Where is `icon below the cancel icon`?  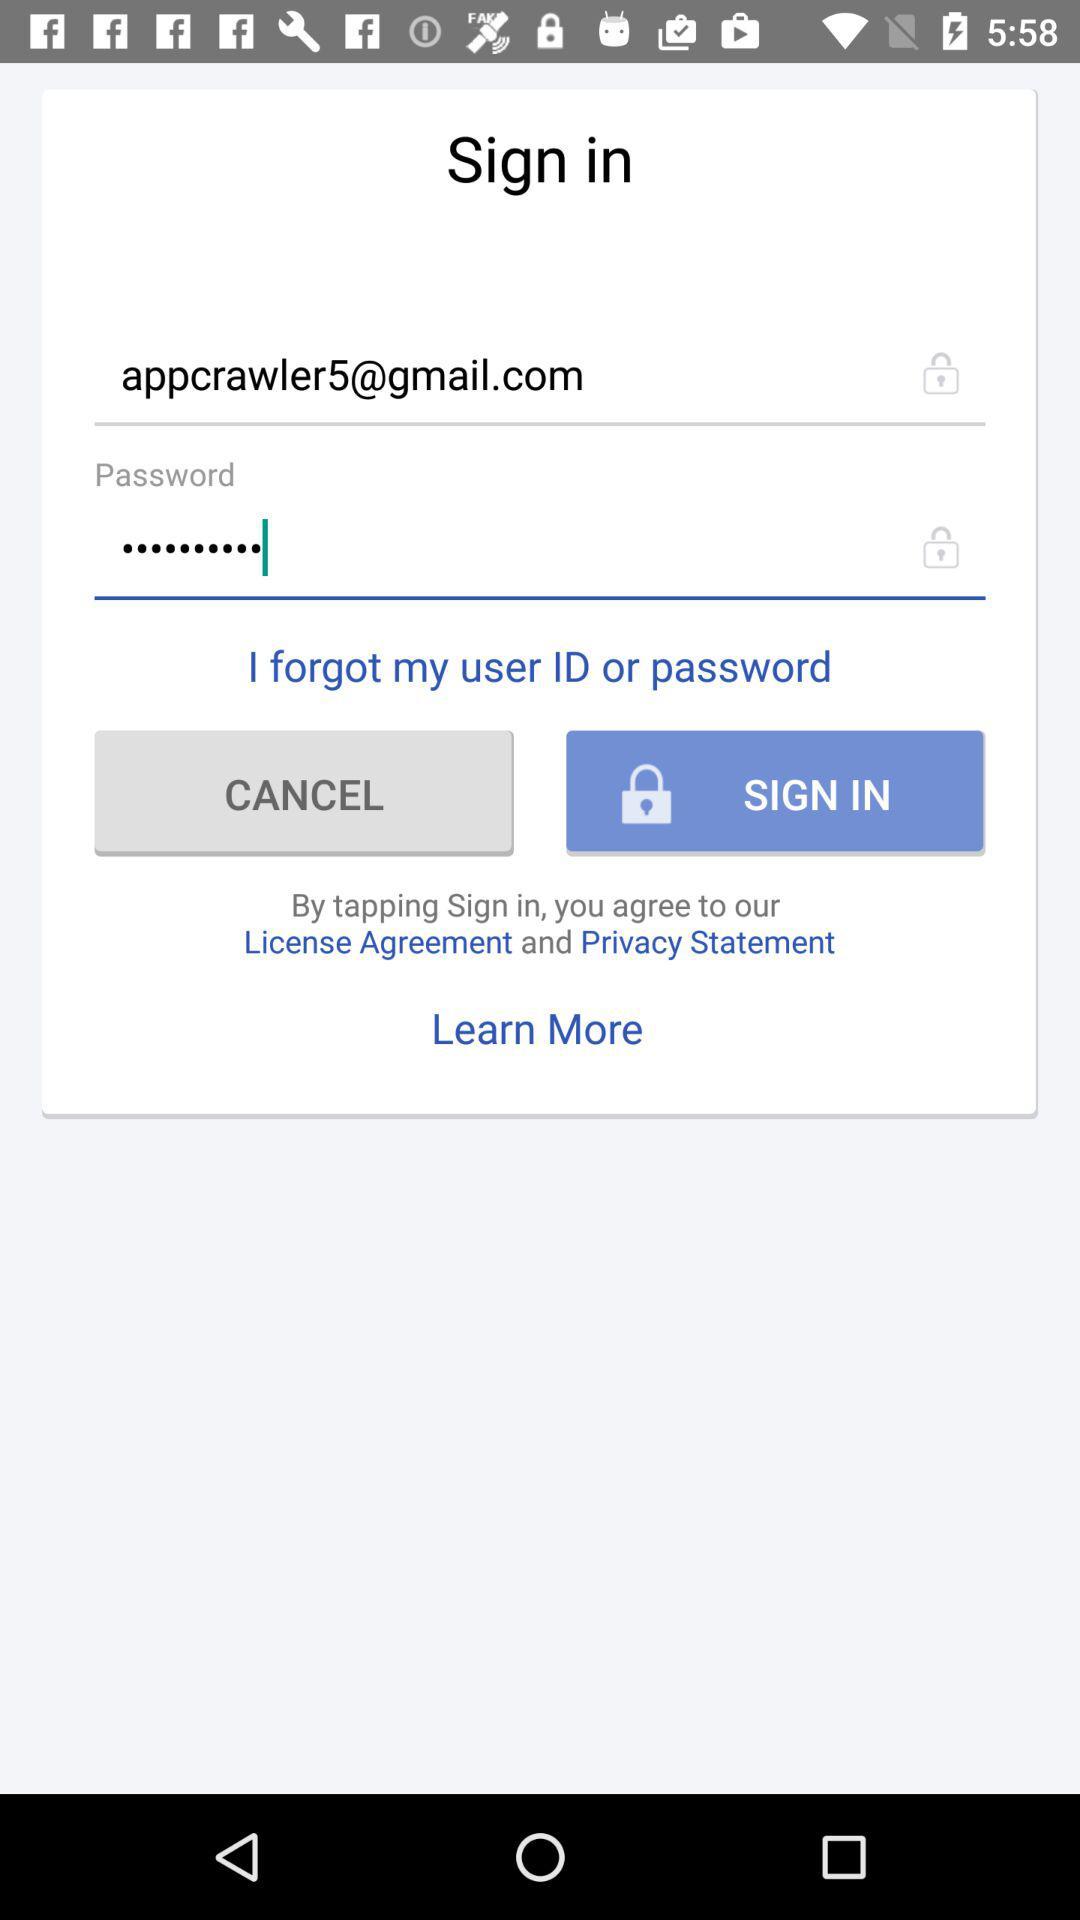
icon below the cancel icon is located at coordinates (538, 921).